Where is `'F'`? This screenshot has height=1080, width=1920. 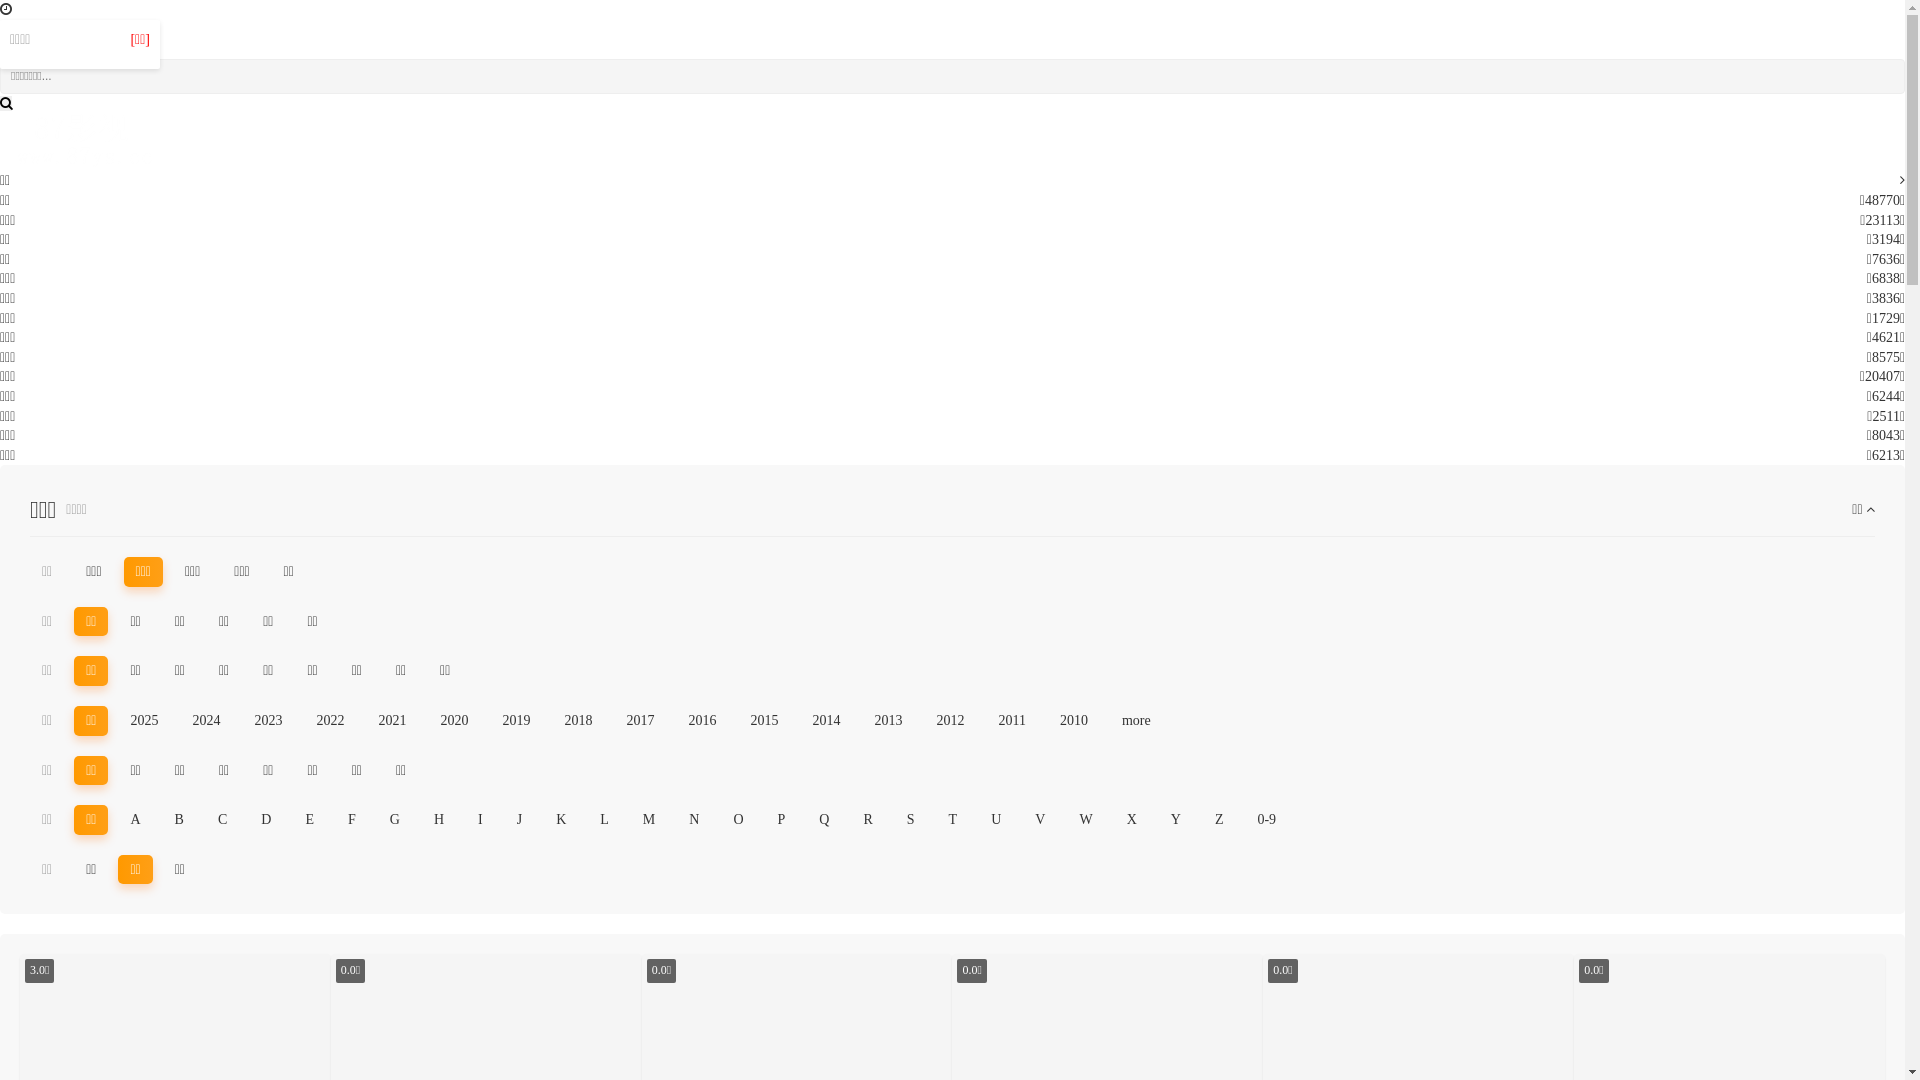 'F' is located at coordinates (351, 820).